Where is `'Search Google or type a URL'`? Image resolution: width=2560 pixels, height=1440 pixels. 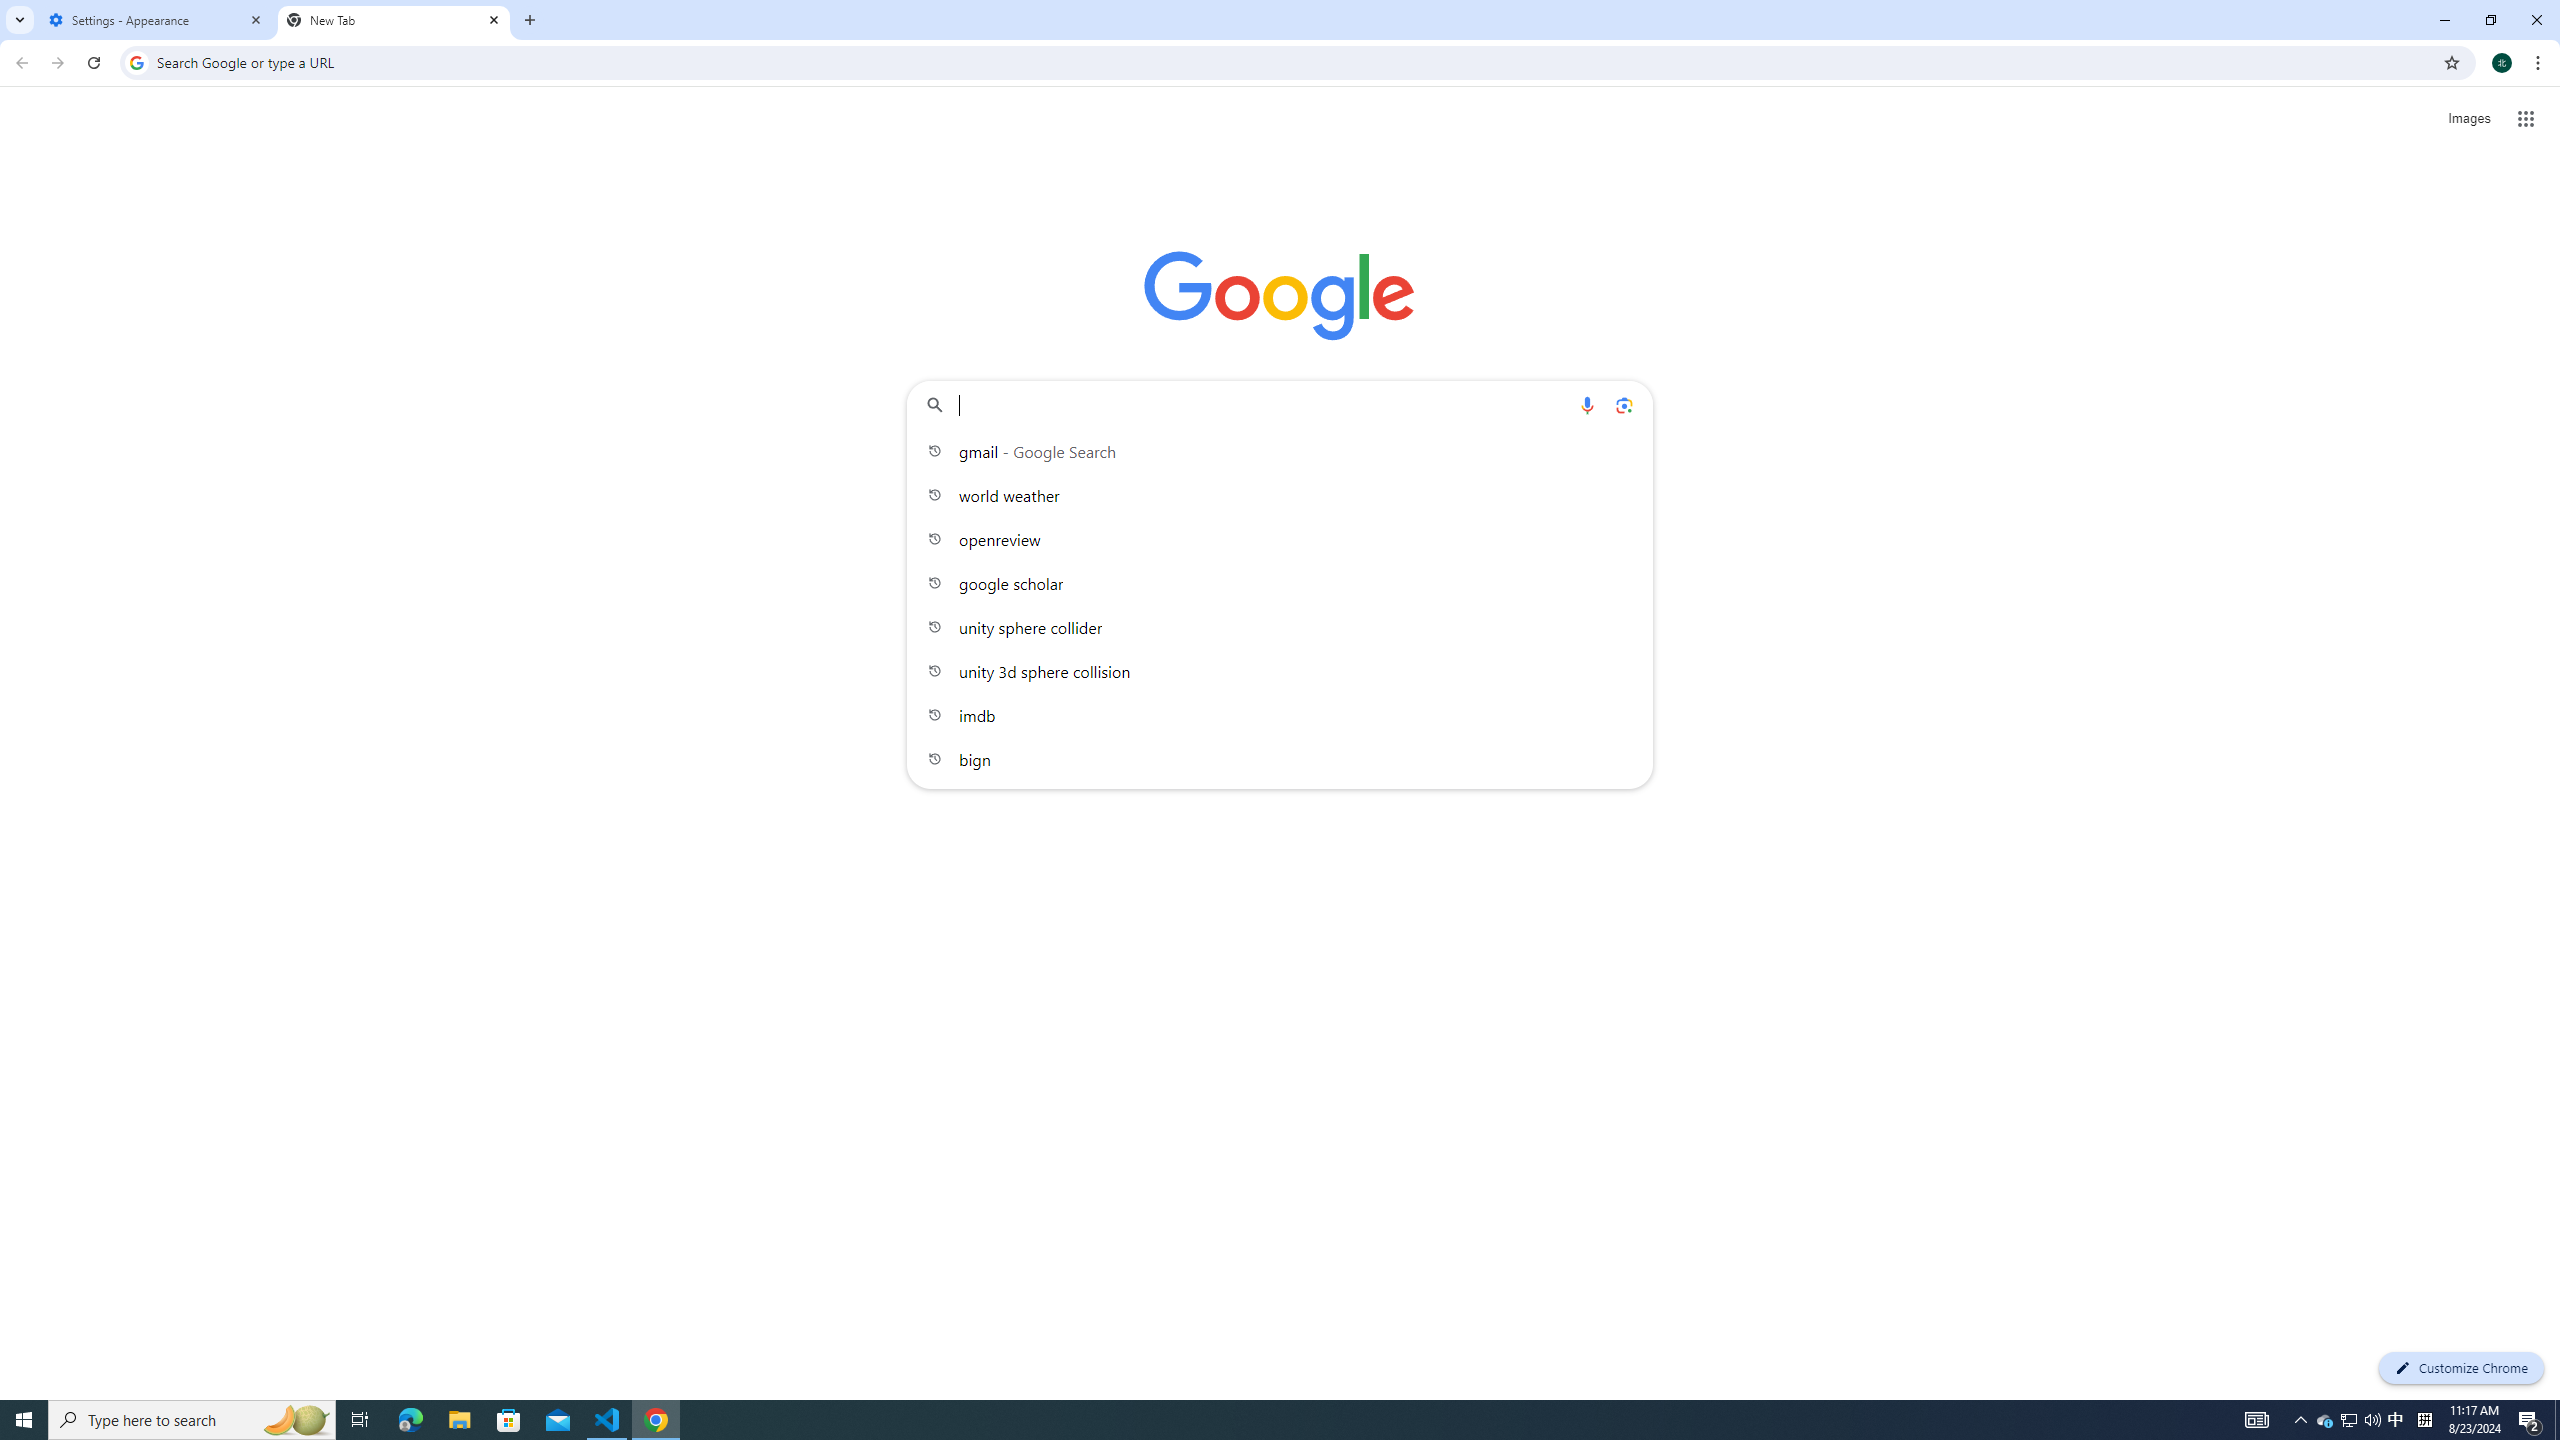 'Search Google or type a URL' is located at coordinates (1280, 405).